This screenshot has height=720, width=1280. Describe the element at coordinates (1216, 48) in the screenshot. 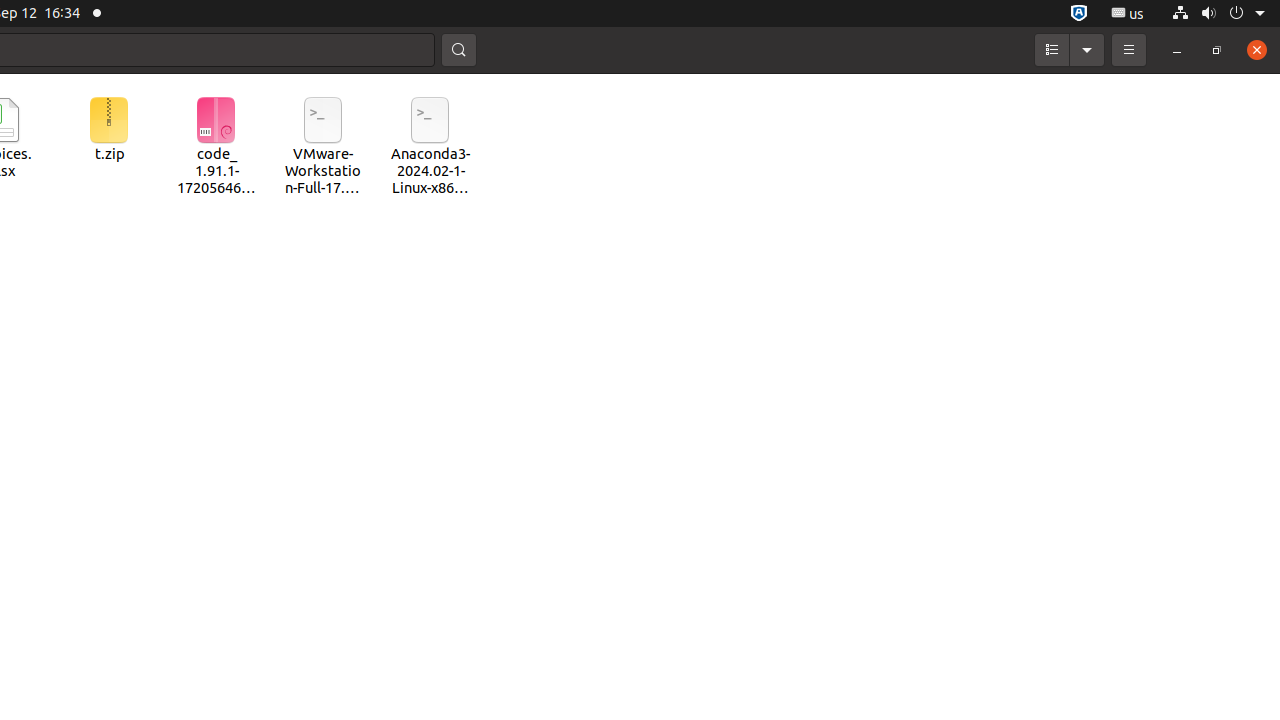

I see `'Restore'` at that location.